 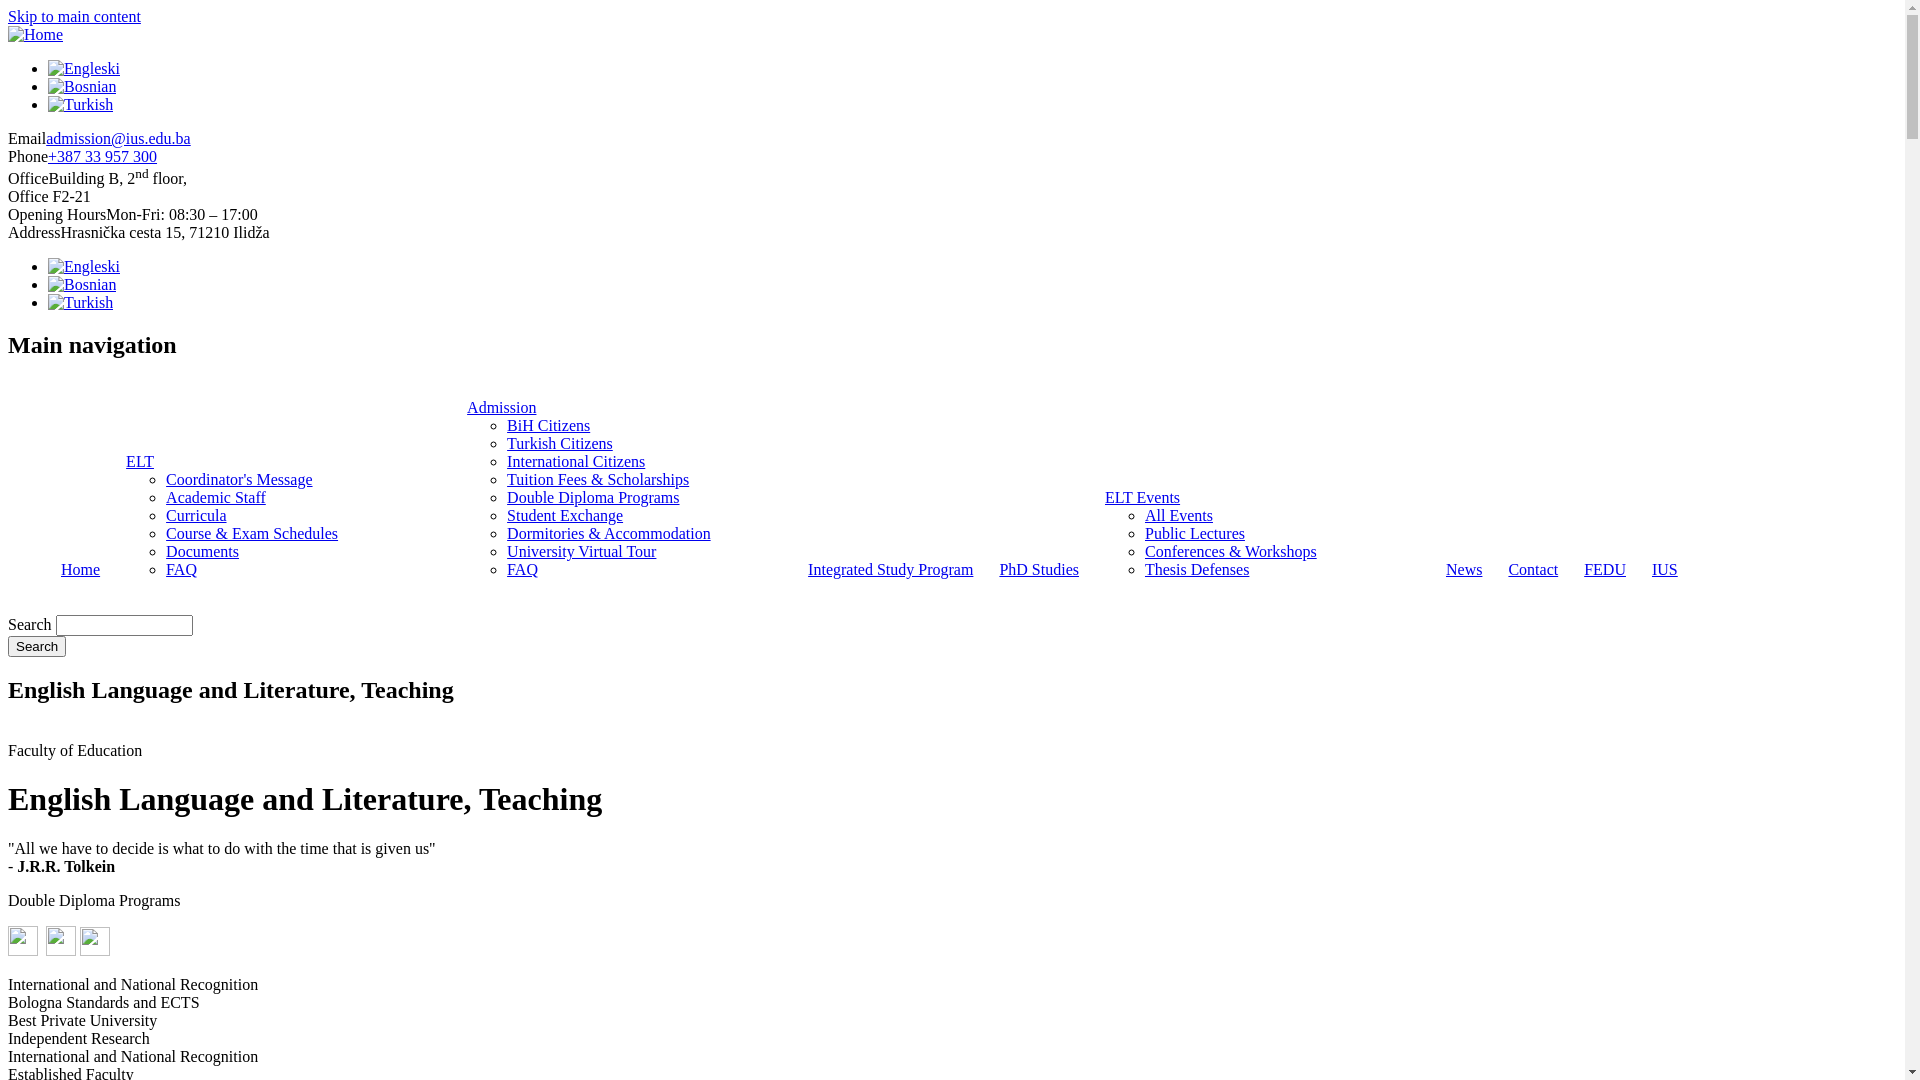 I want to click on 'Skip to main content', so click(x=74, y=16).